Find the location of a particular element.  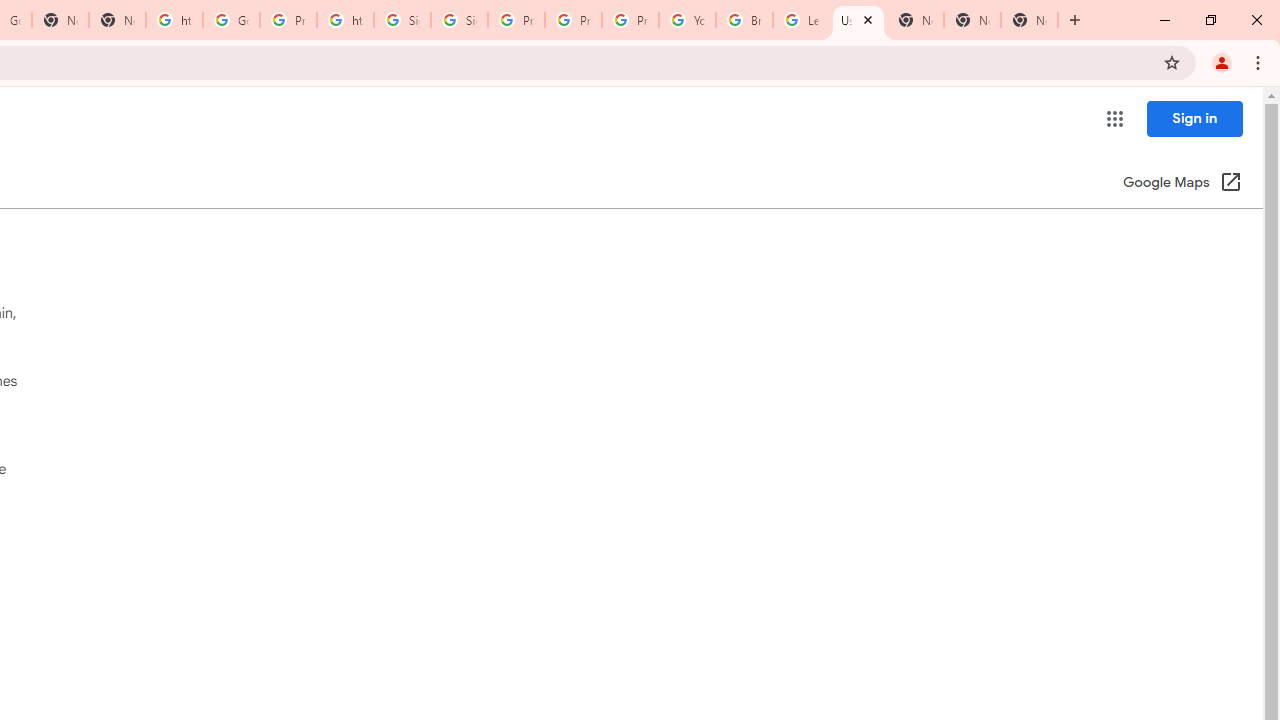

'Use Google Maps in Space - Google Maps Help' is located at coordinates (858, 20).